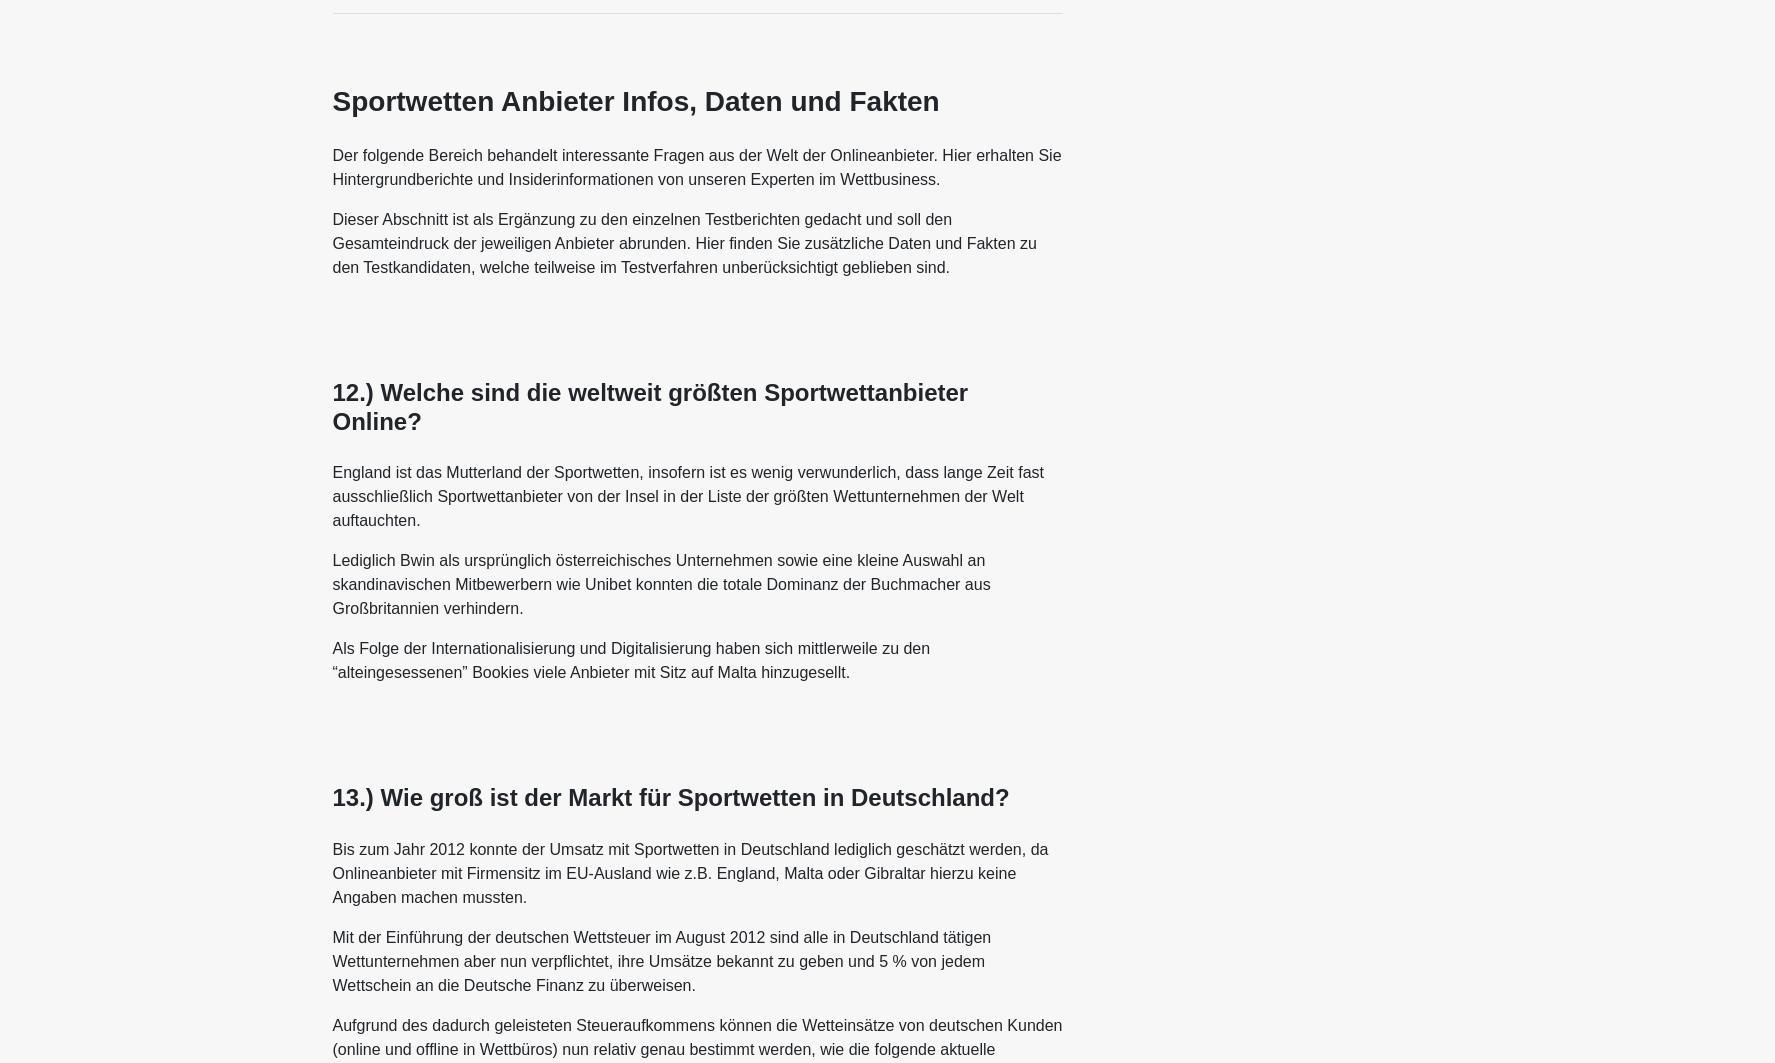  What do you see at coordinates (669, 796) in the screenshot?
I see `'13.) Wie groß ist der Markt für Sportwetten in Deutschland?'` at bounding box center [669, 796].